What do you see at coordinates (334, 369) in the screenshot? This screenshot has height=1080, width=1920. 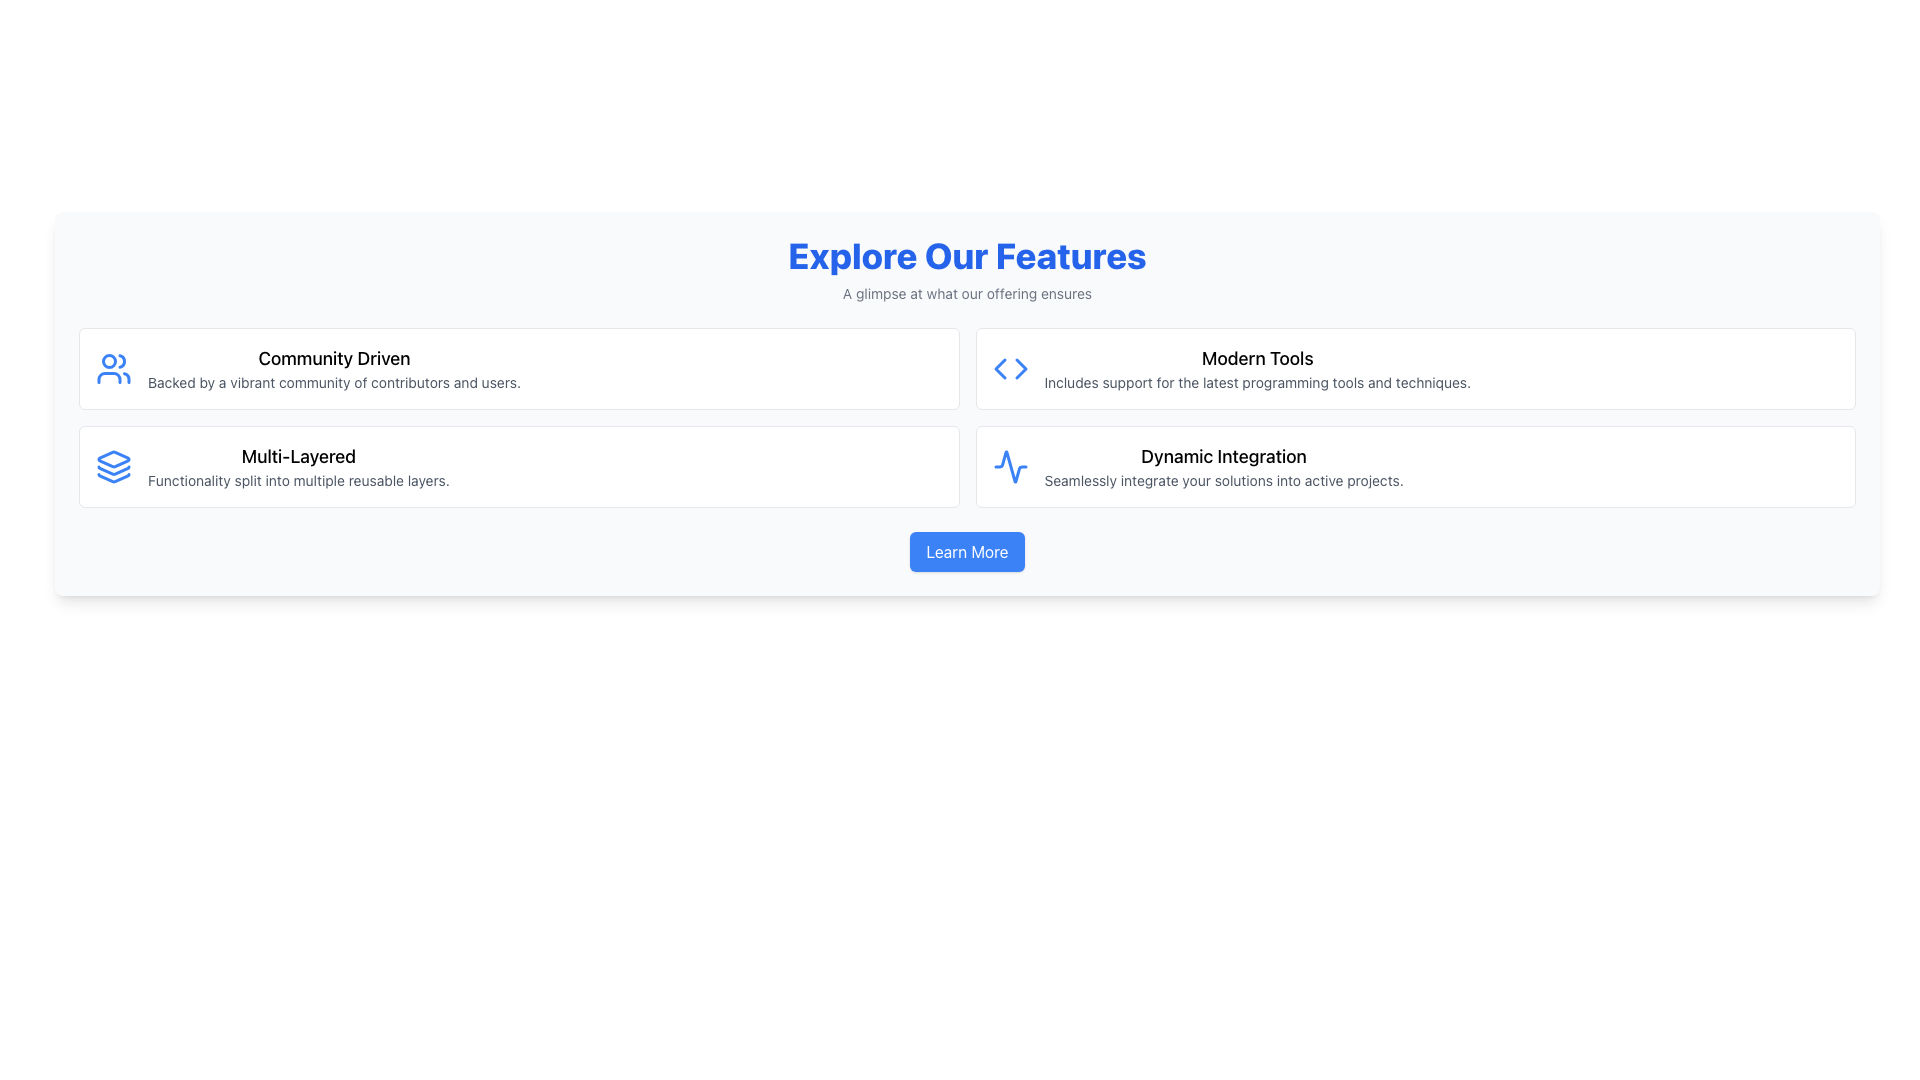 I see `informational text block located in the top-left quadrant of the layout, aligned with other feature descriptions` at bounding box center [334, 369].